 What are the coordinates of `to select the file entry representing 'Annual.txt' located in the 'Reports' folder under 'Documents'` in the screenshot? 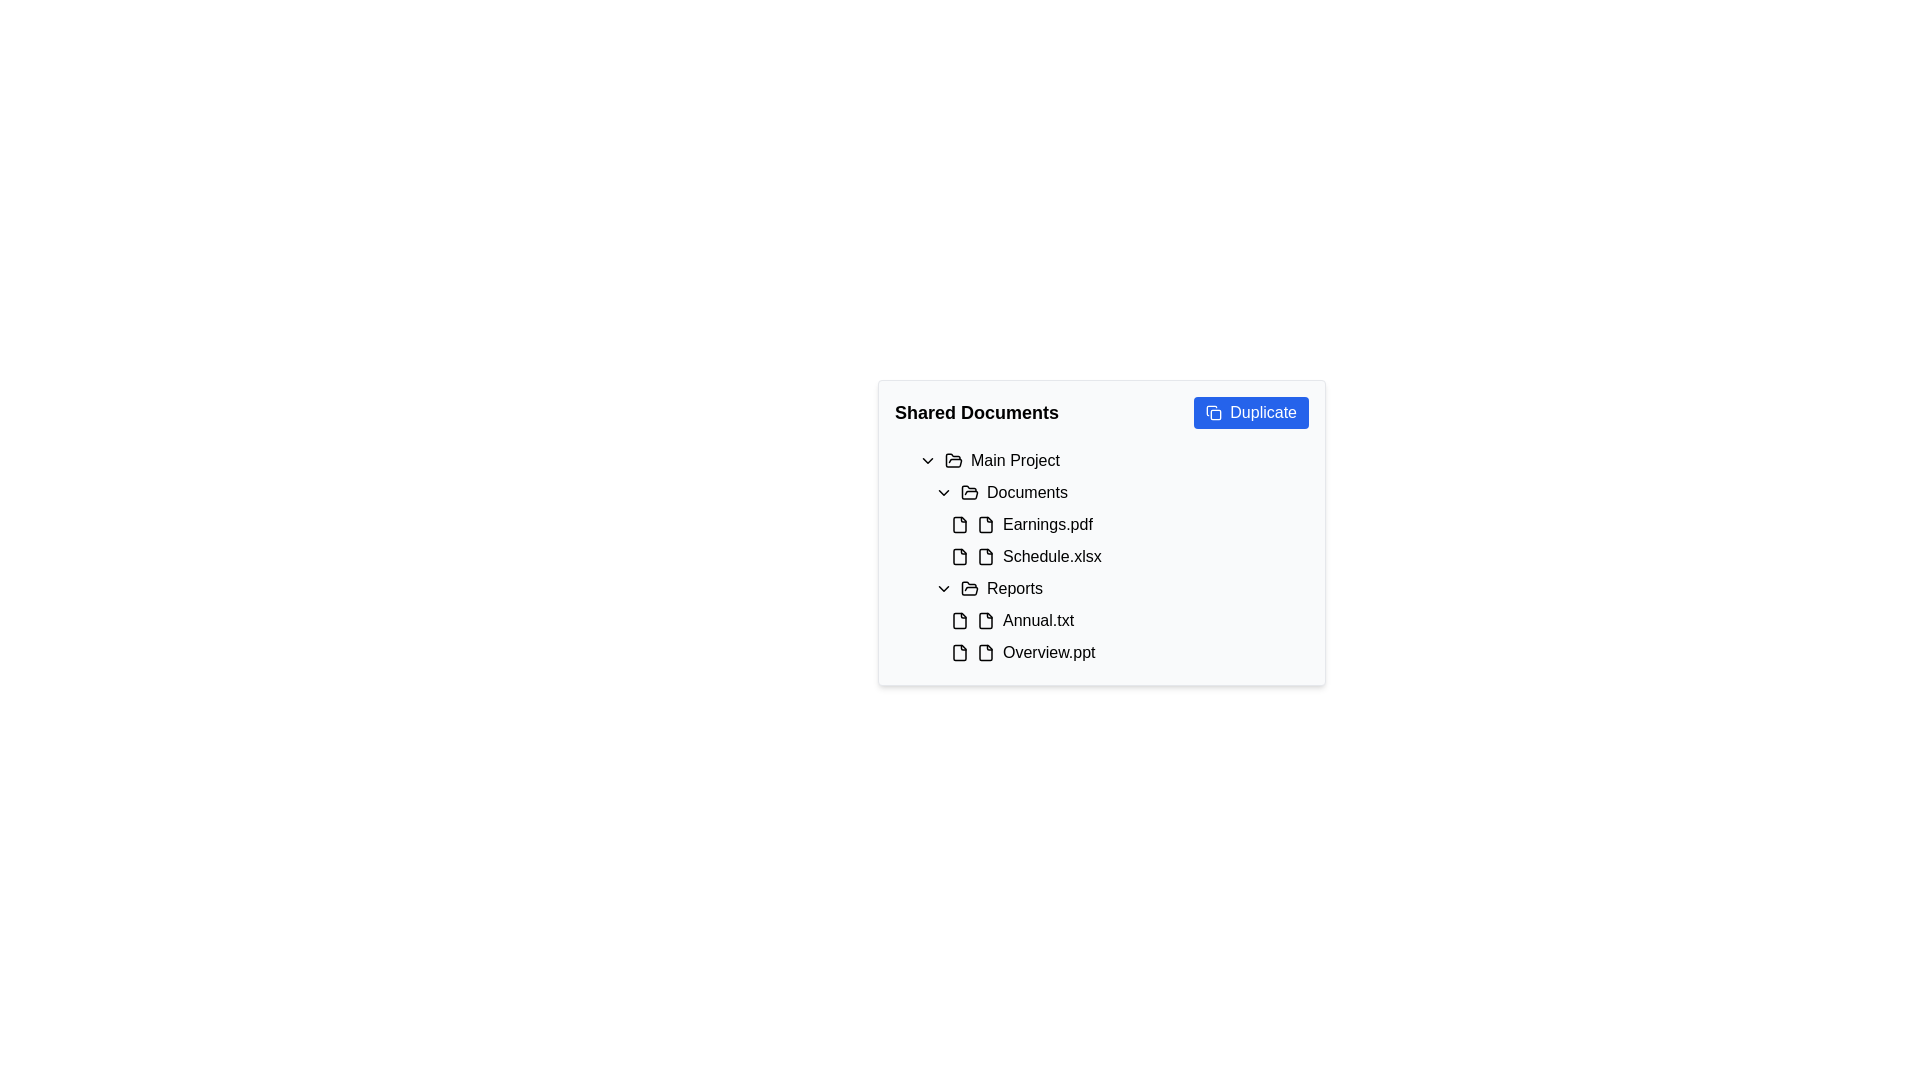 It's located at (1117, 620).